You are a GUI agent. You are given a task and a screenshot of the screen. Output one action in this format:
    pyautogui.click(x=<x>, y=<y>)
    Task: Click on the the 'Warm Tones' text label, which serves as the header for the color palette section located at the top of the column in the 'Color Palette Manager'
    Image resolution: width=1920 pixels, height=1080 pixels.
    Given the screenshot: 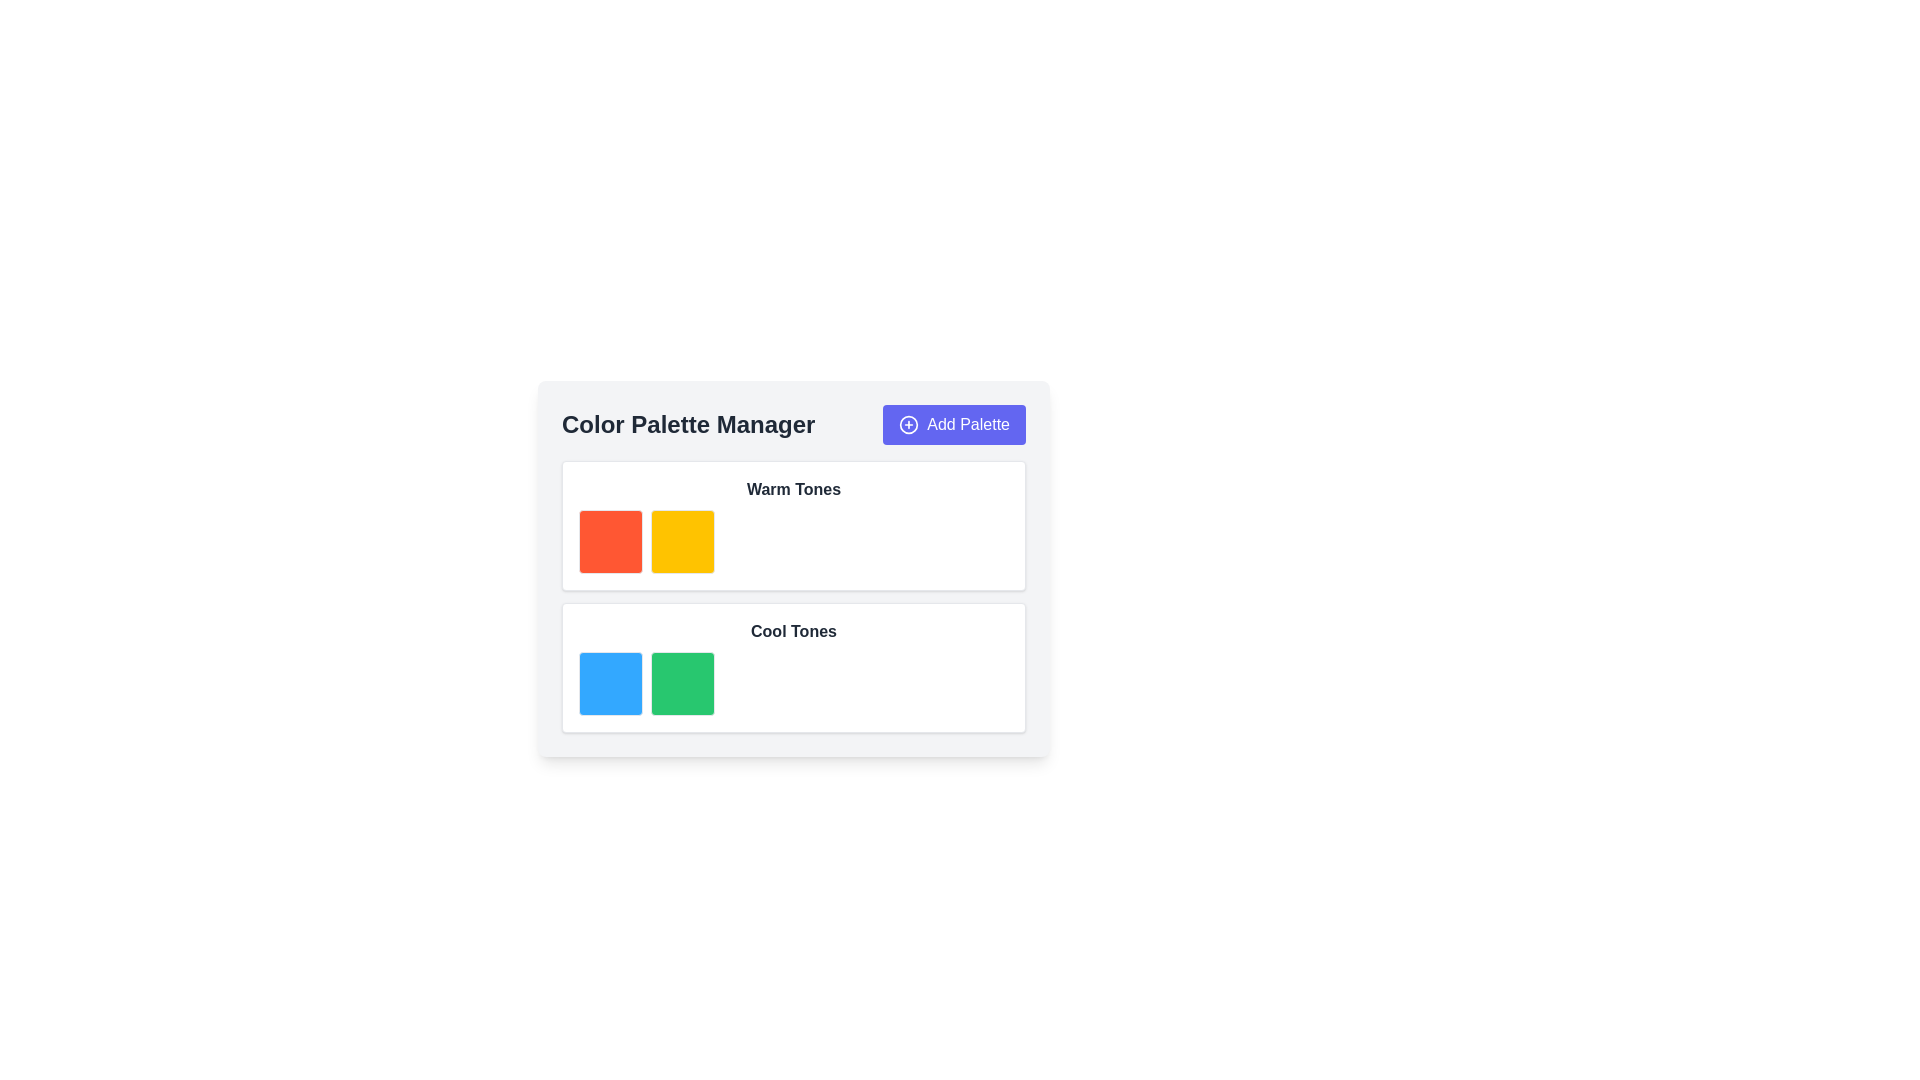 What is the action you would take?
    pyautogui.click(x=792, y=489)
    